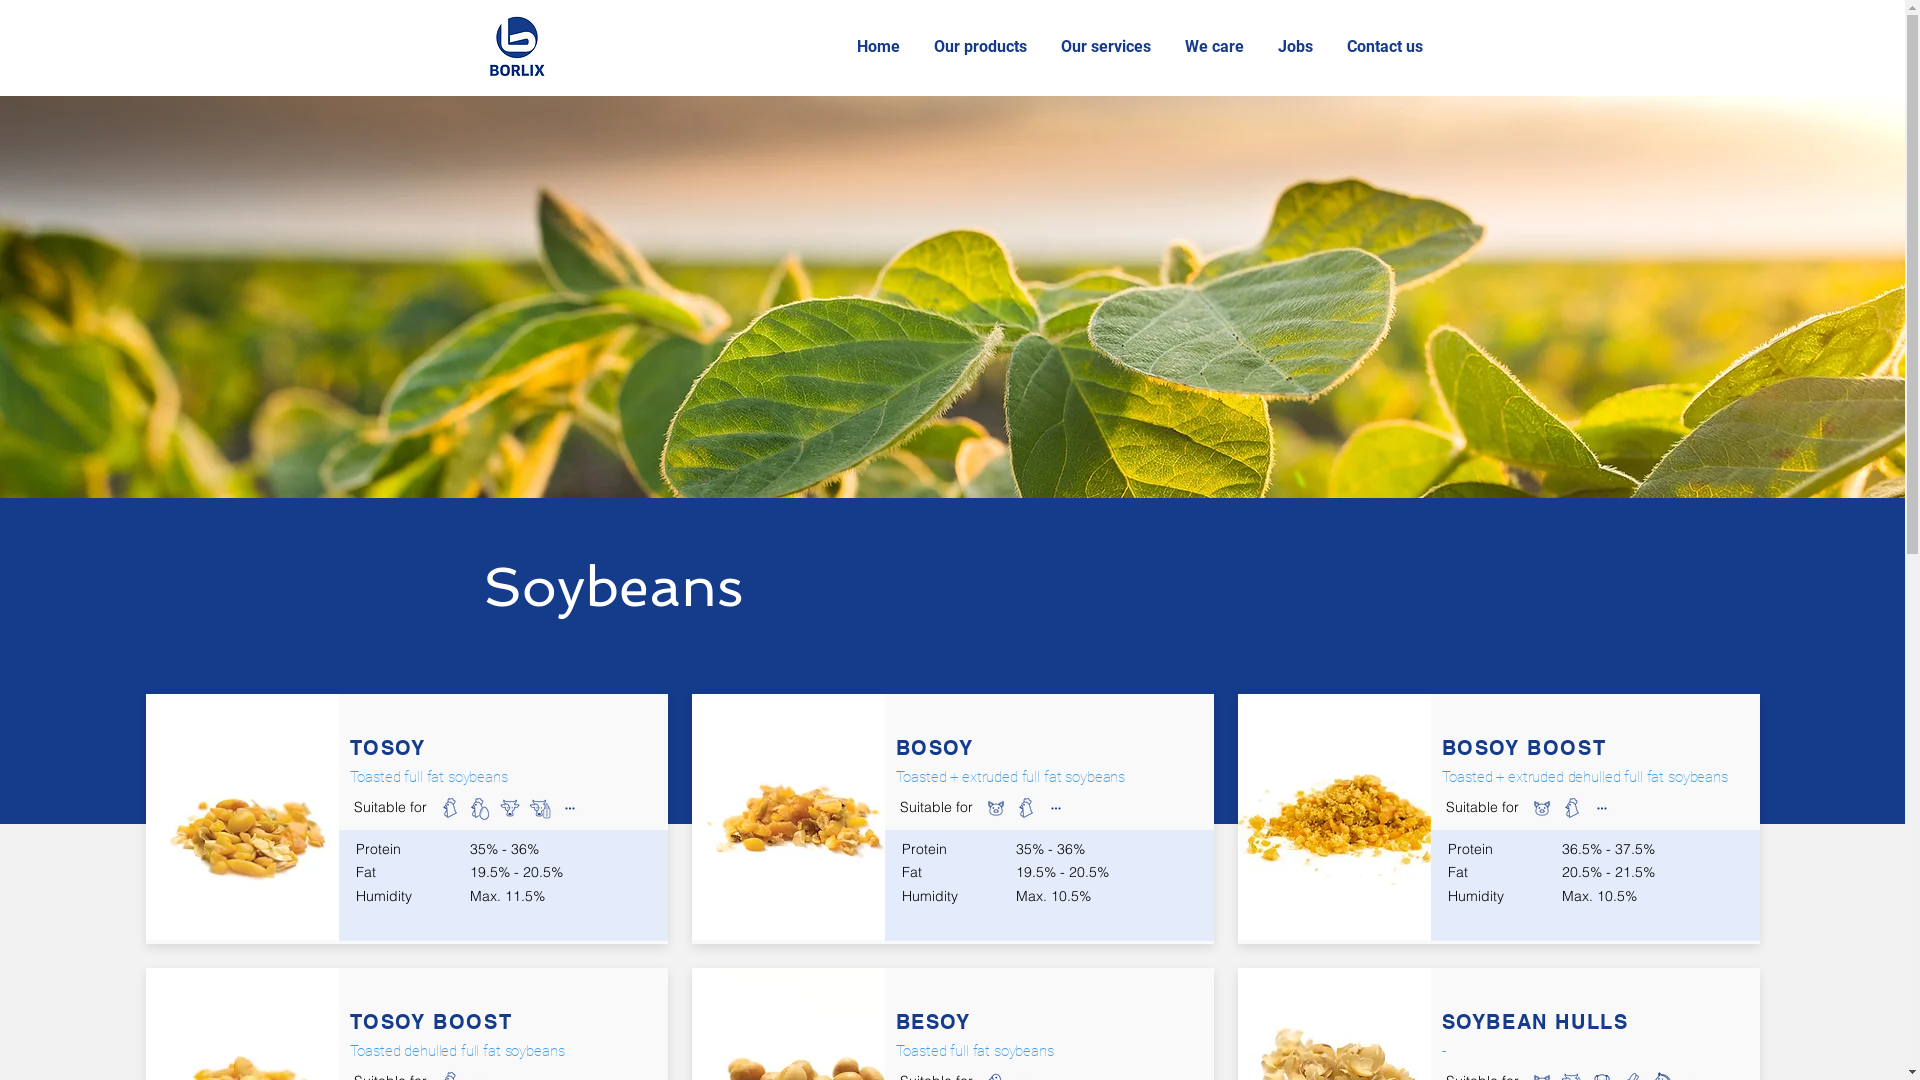 The height and width of the screenshot is (1080, 1920). I want to click on 'Cattle', so click(1054, 805).